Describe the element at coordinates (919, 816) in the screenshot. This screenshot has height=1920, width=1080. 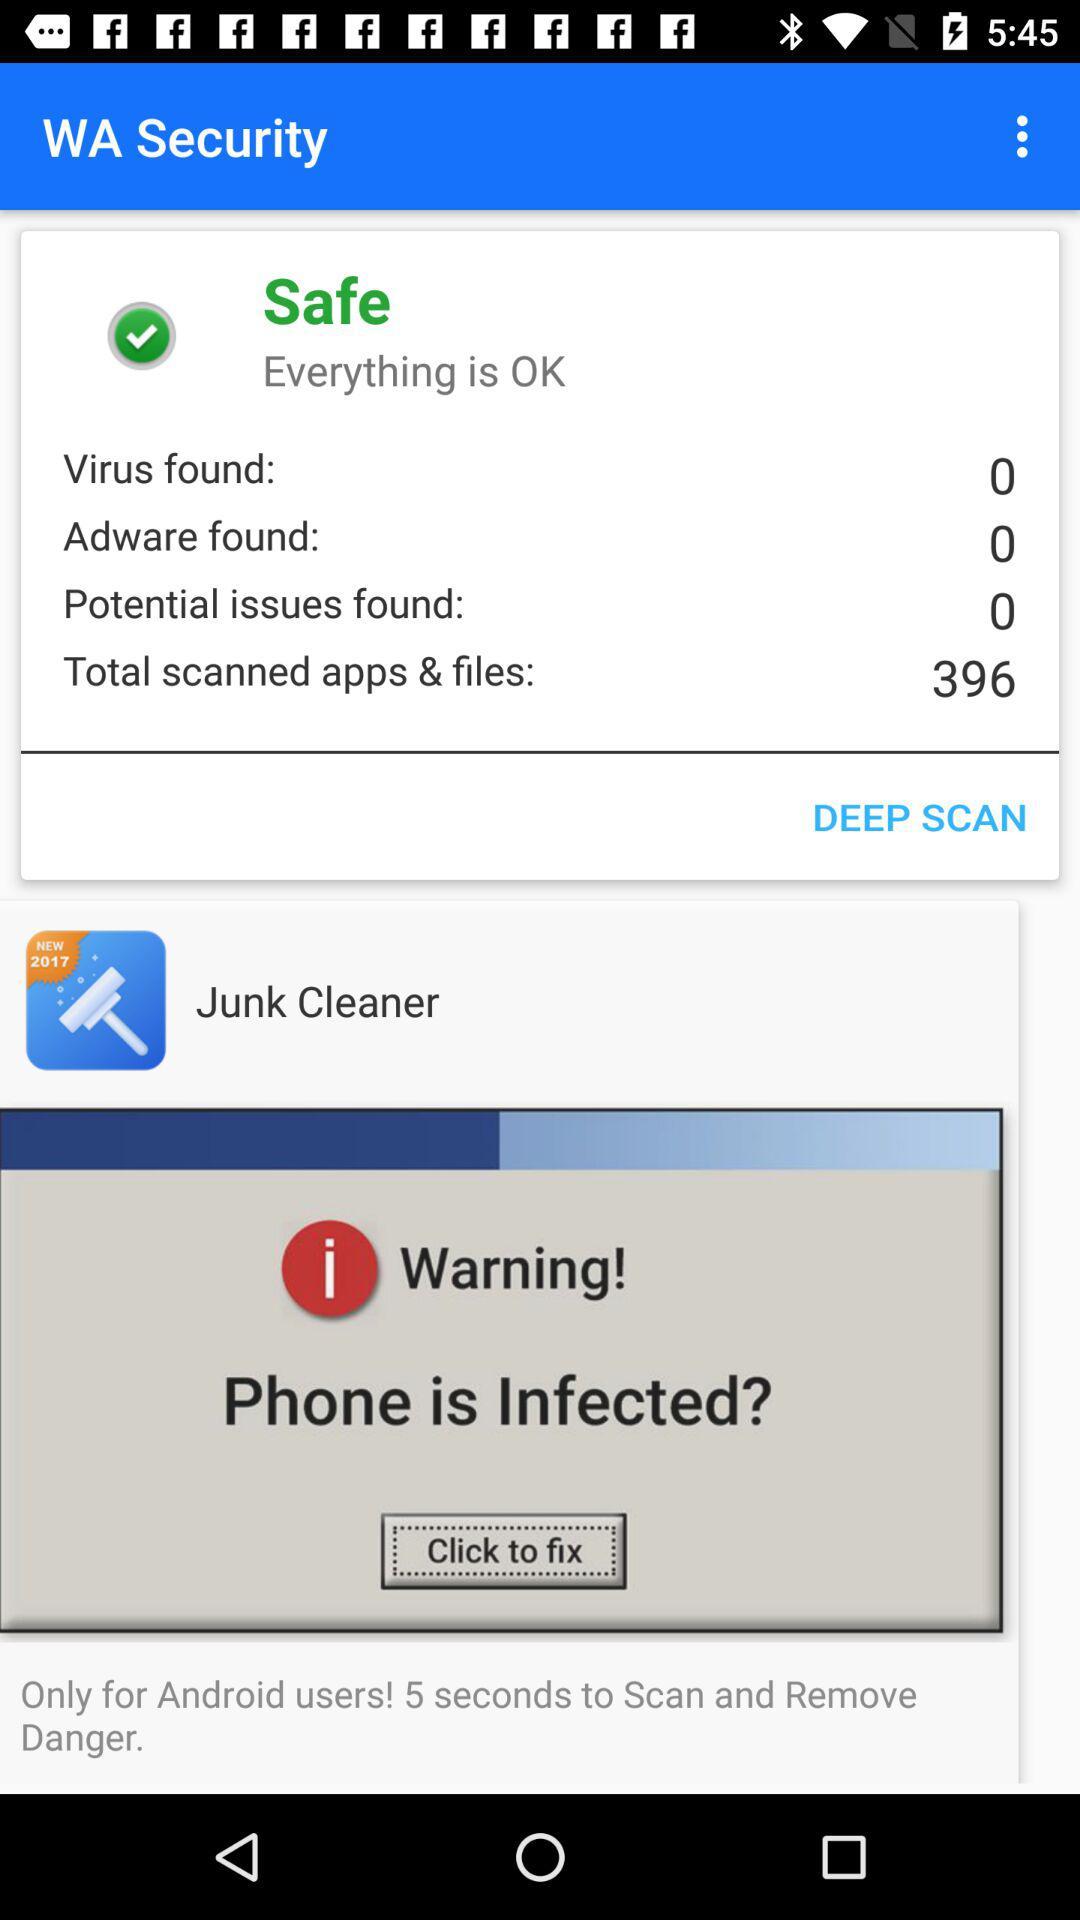
I see `the deep scan` at that location.